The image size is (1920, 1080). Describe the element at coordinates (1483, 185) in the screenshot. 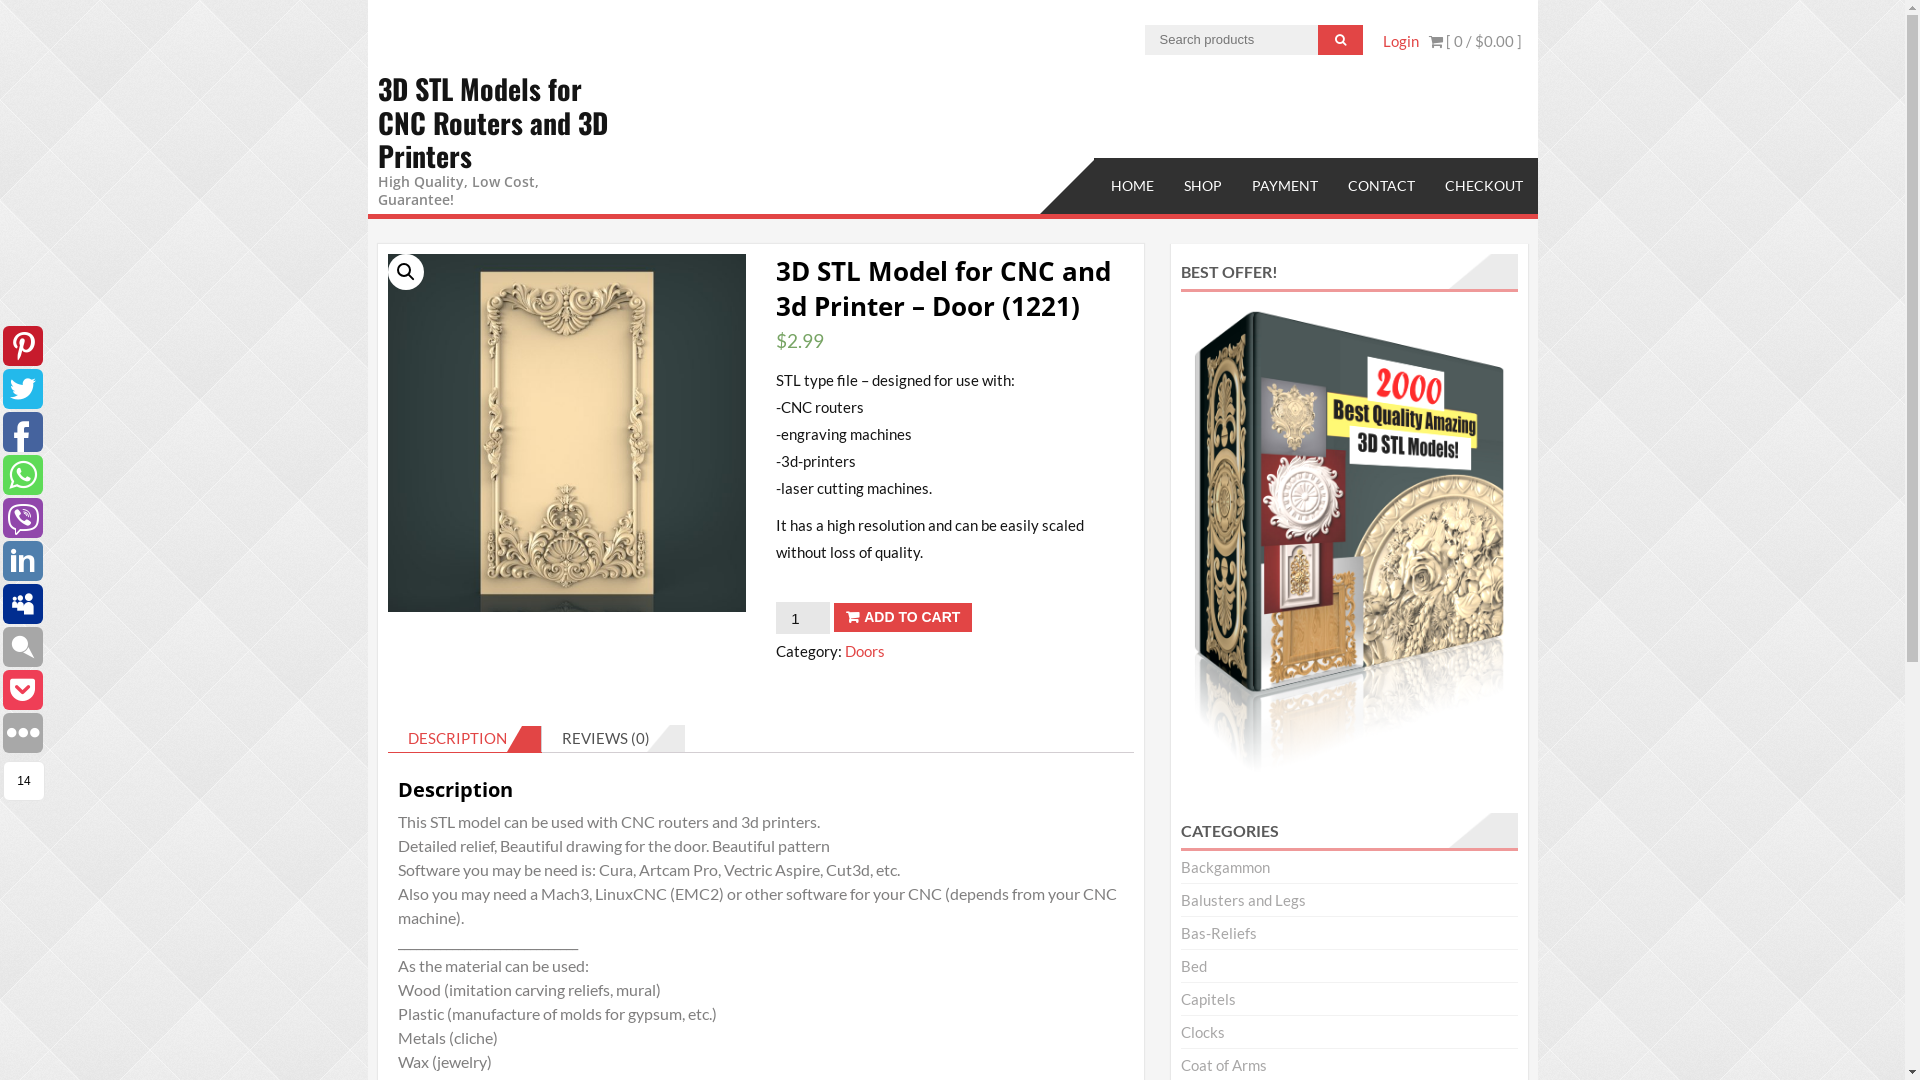

I see `'CHECKOUT'` at that location.